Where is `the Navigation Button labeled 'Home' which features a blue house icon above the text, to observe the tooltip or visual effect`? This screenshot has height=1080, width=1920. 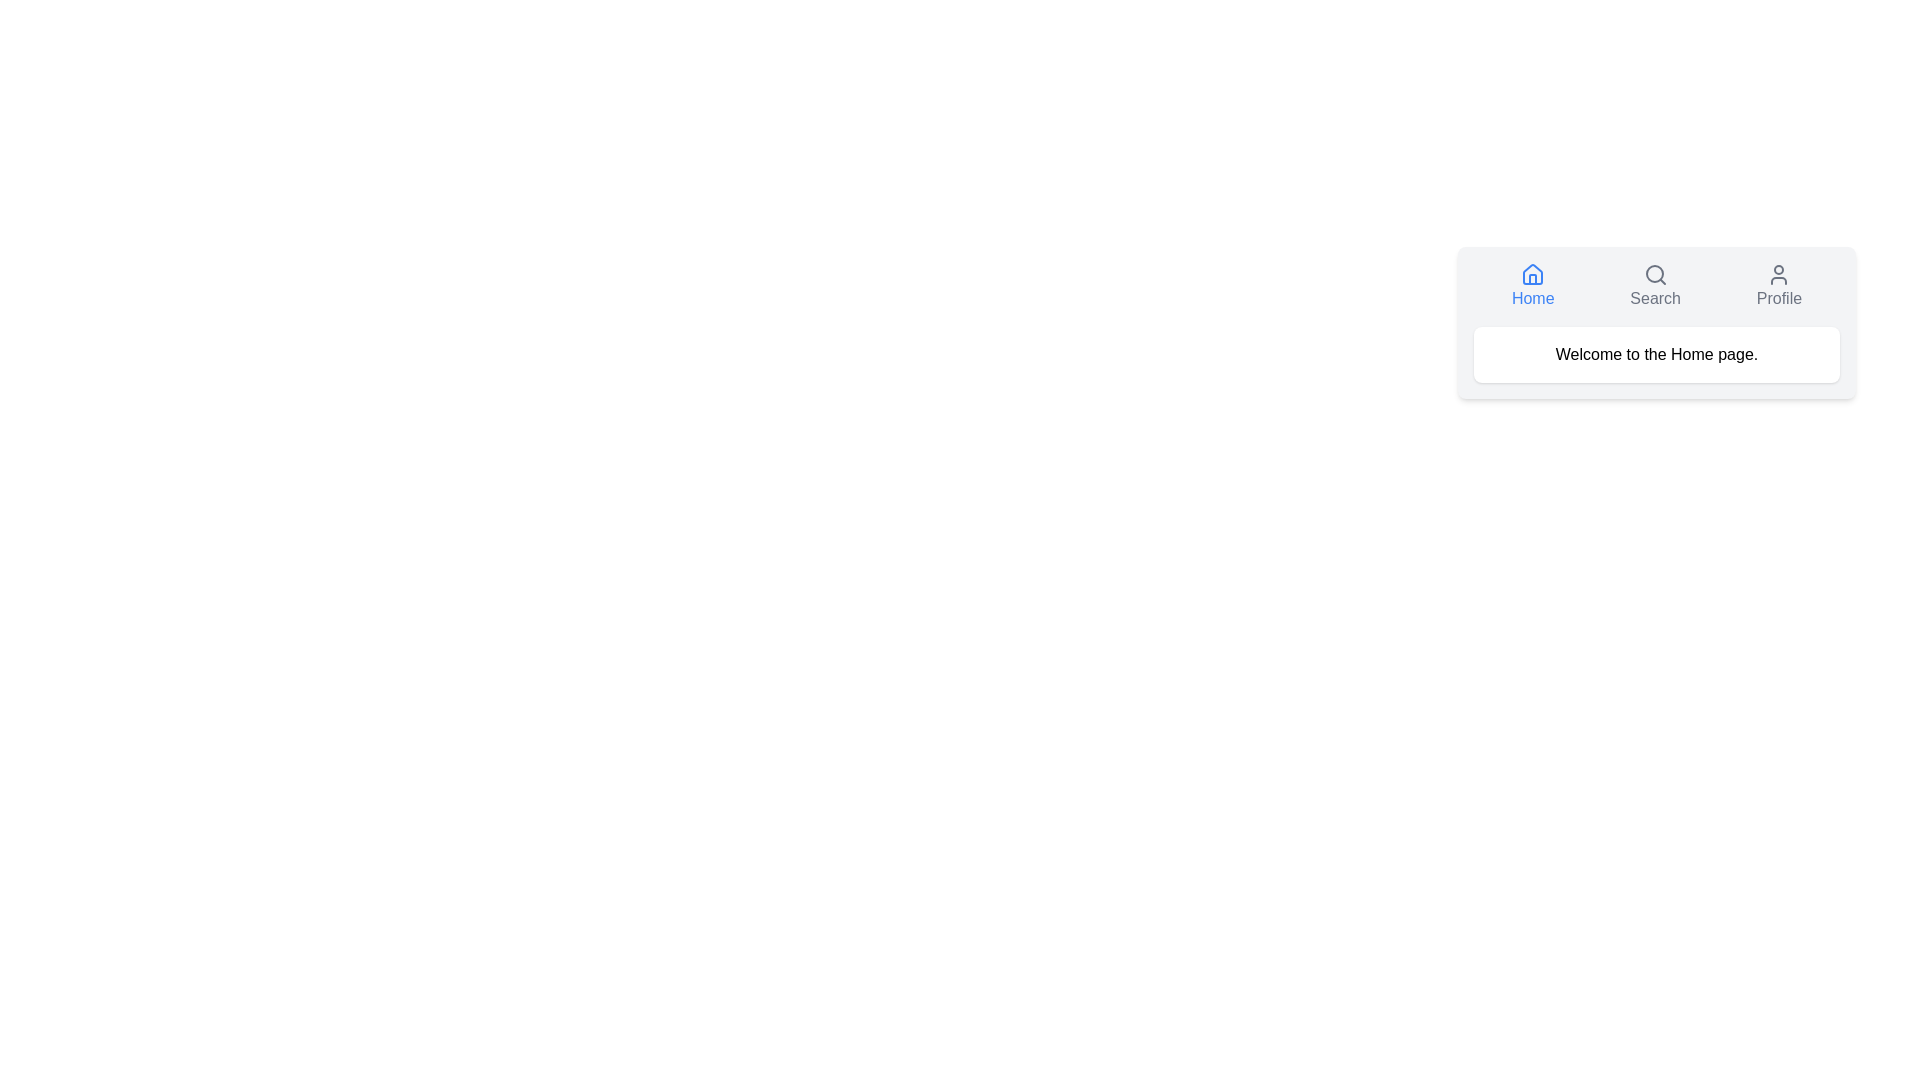
the Navigation Button labeled 'Home' which features a blue house icon above the text, to observe the tooltip or visual effect is located at coordinates (1532, 286).